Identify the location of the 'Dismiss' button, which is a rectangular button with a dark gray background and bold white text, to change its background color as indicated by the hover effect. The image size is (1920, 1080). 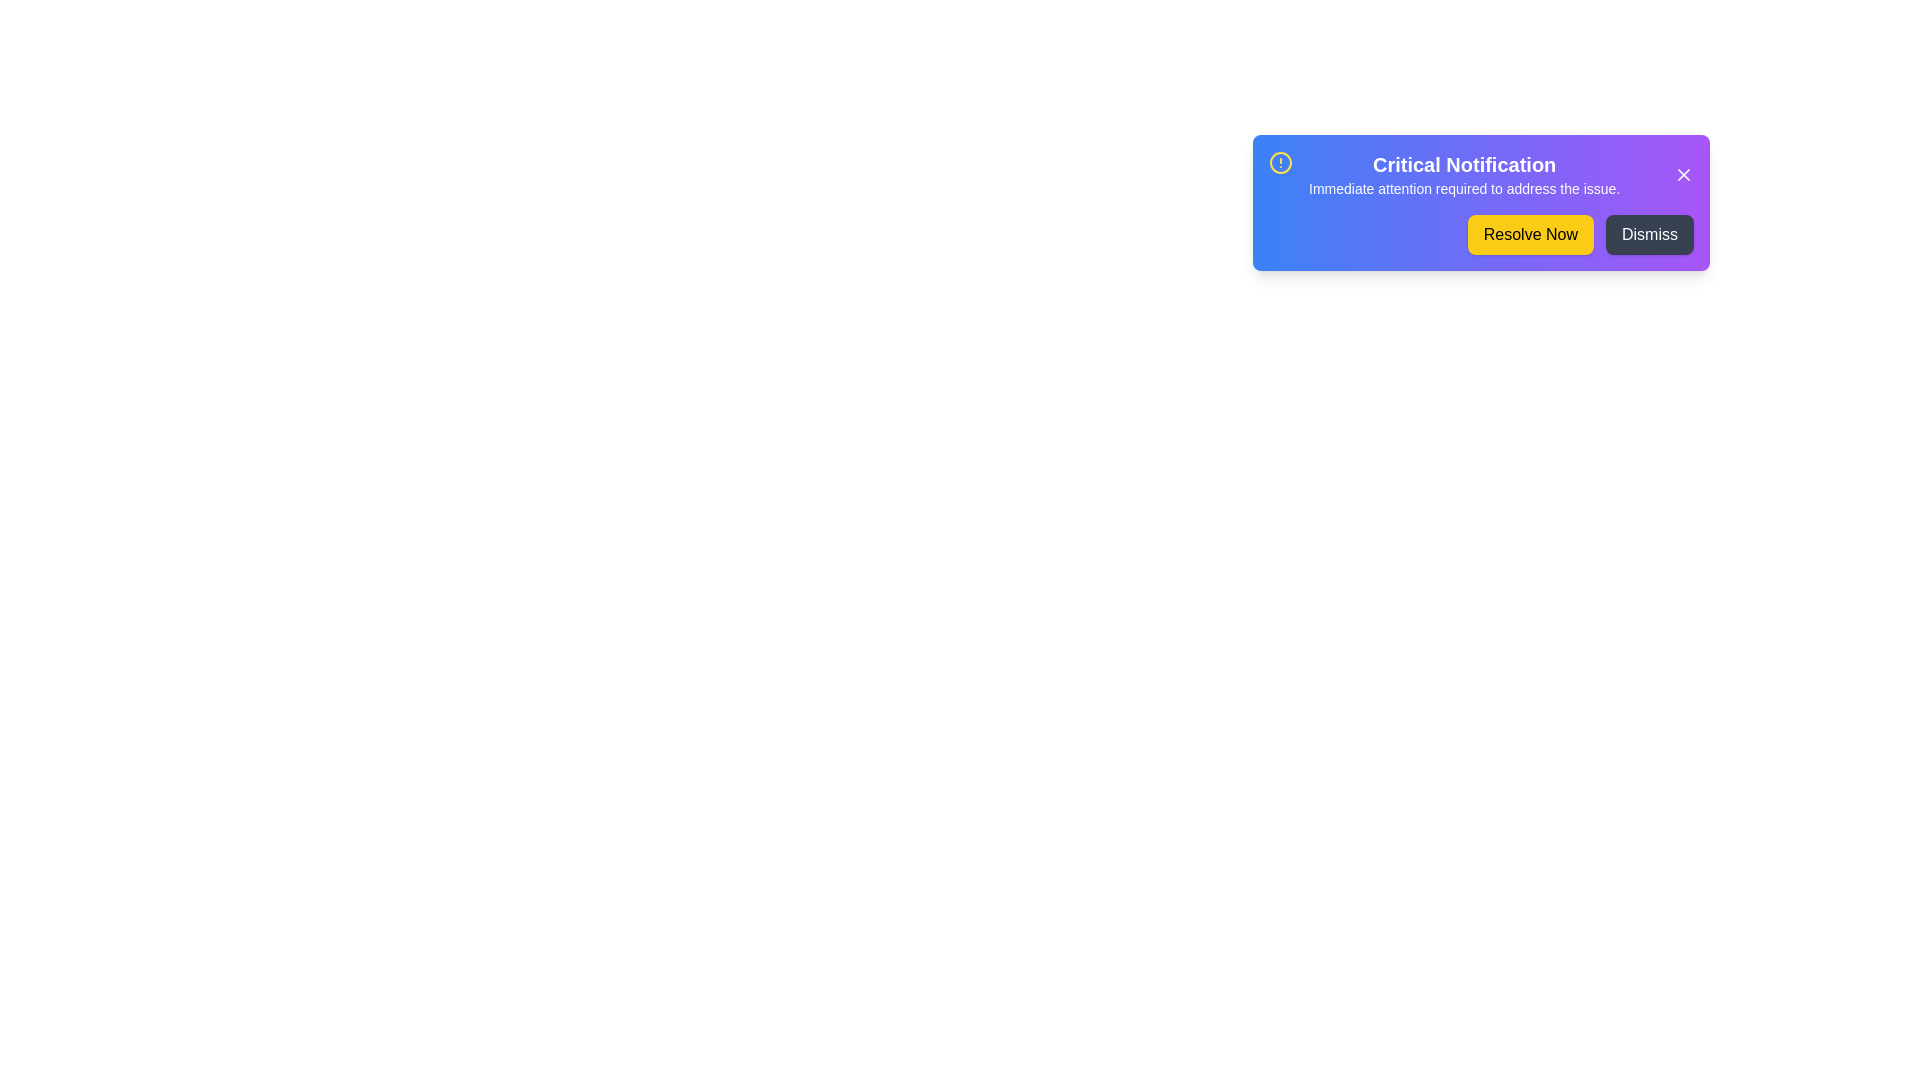
(1650, 234).